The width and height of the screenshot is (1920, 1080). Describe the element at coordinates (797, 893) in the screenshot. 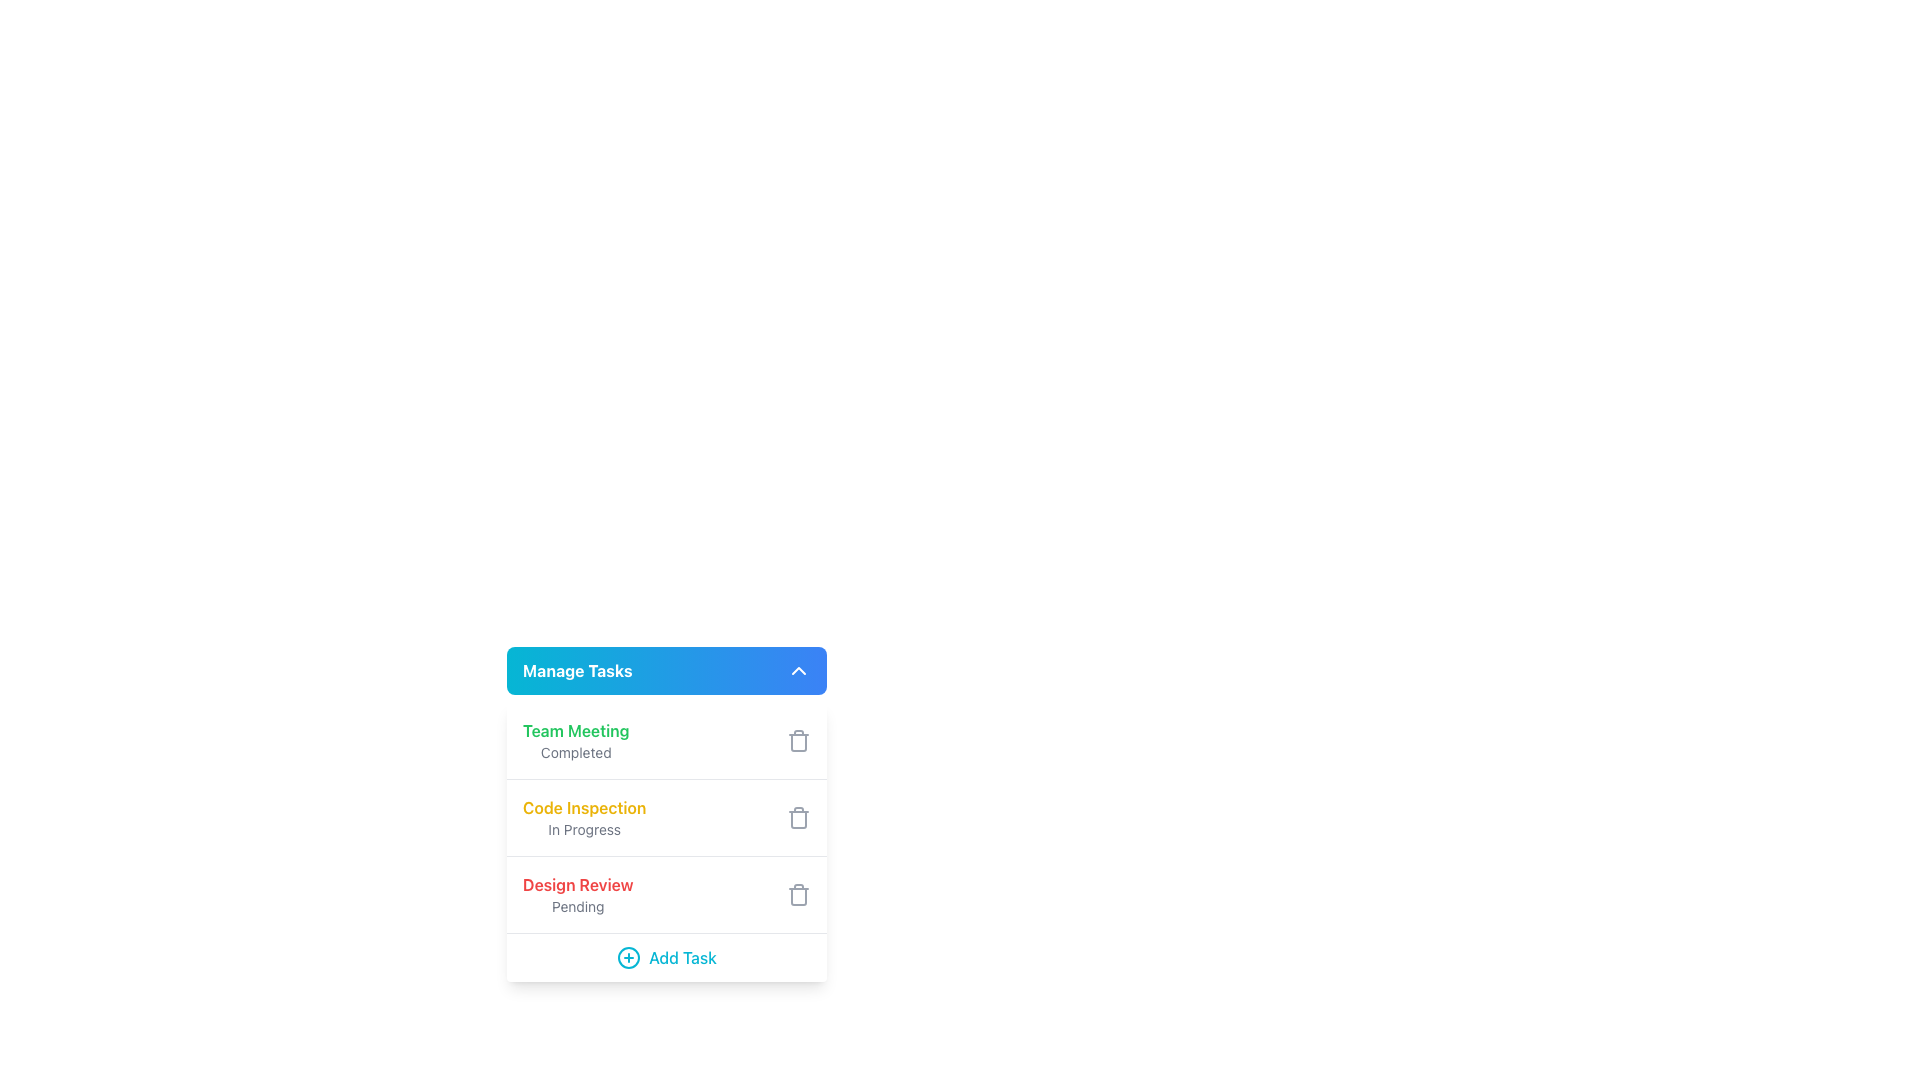

I see `the trash bin icon button located on the right side of the 'Design Review' row with the sub-label 'Pending' to change its color from gray to red` at that location.